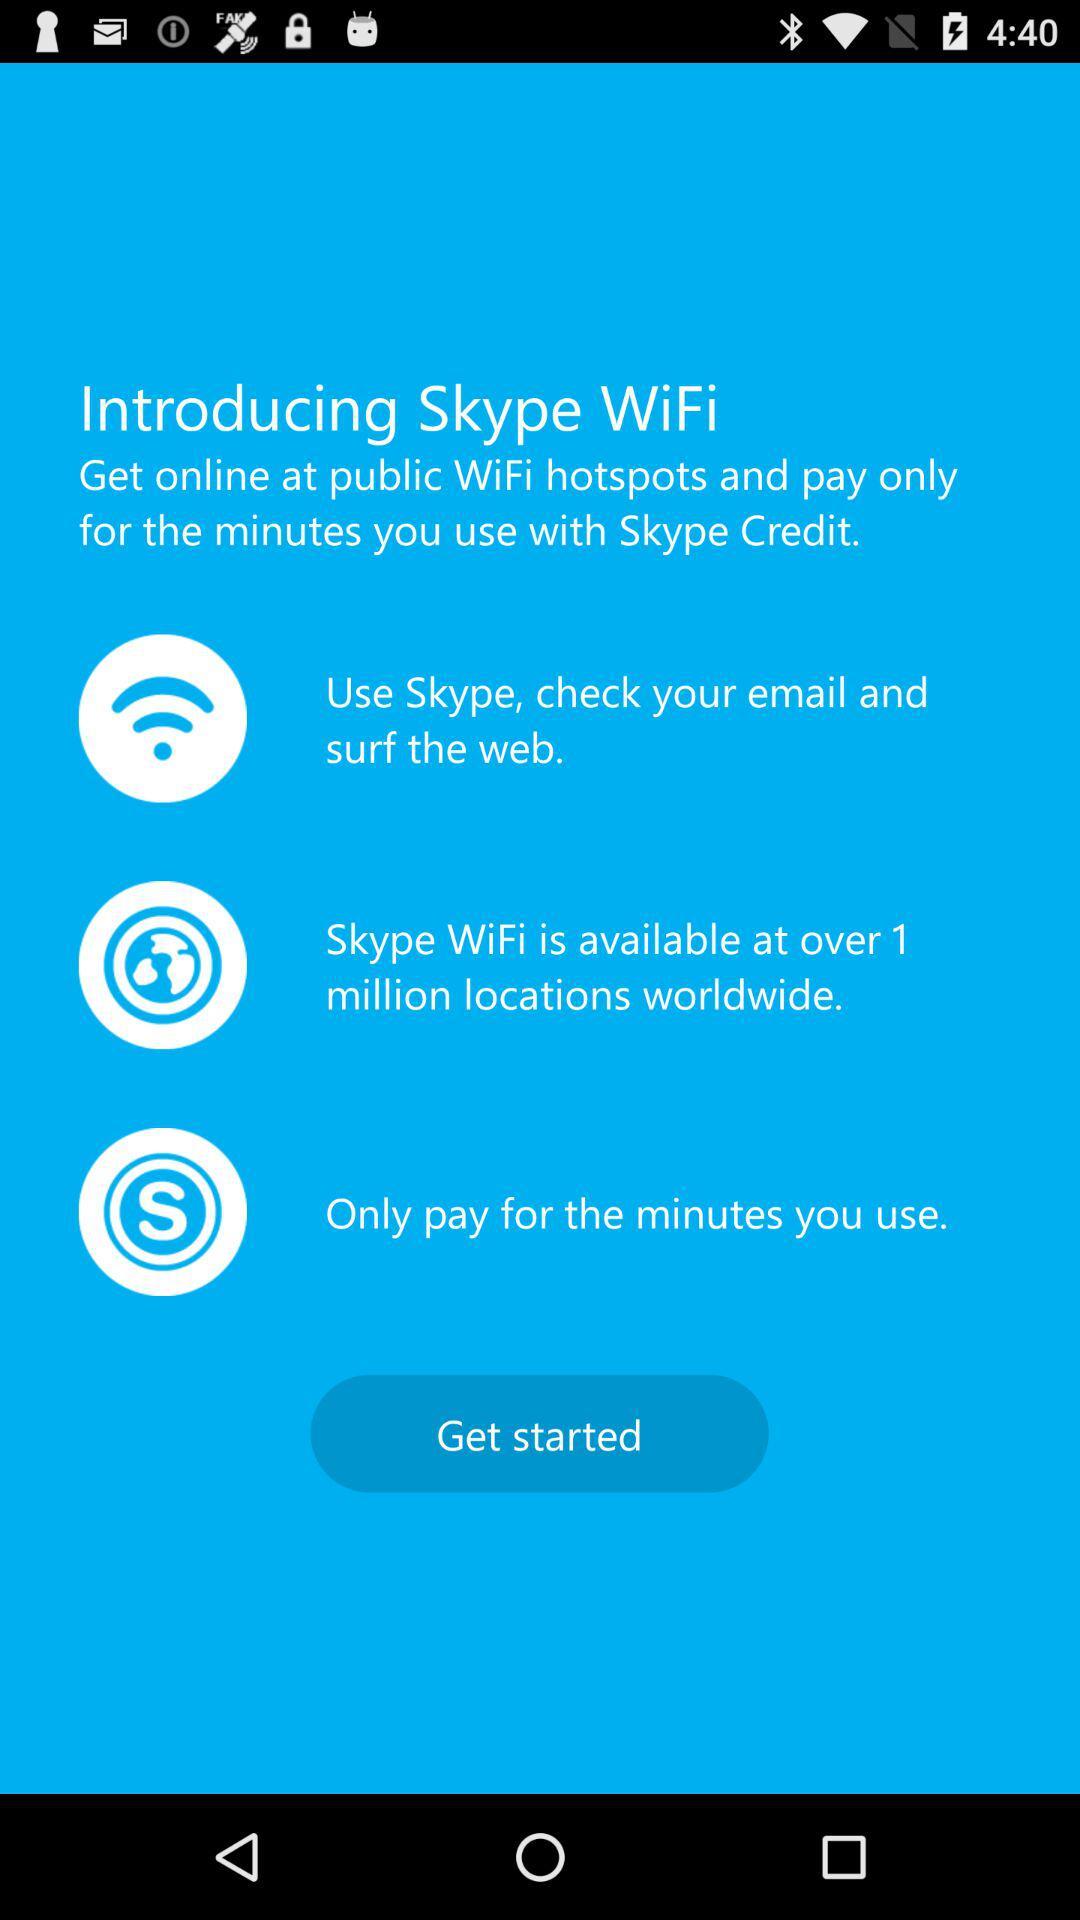  What do you see at coordinates (538, 1432) in the screenshot?
I see `get started at the bottom` at bounding box center [538, 1432].